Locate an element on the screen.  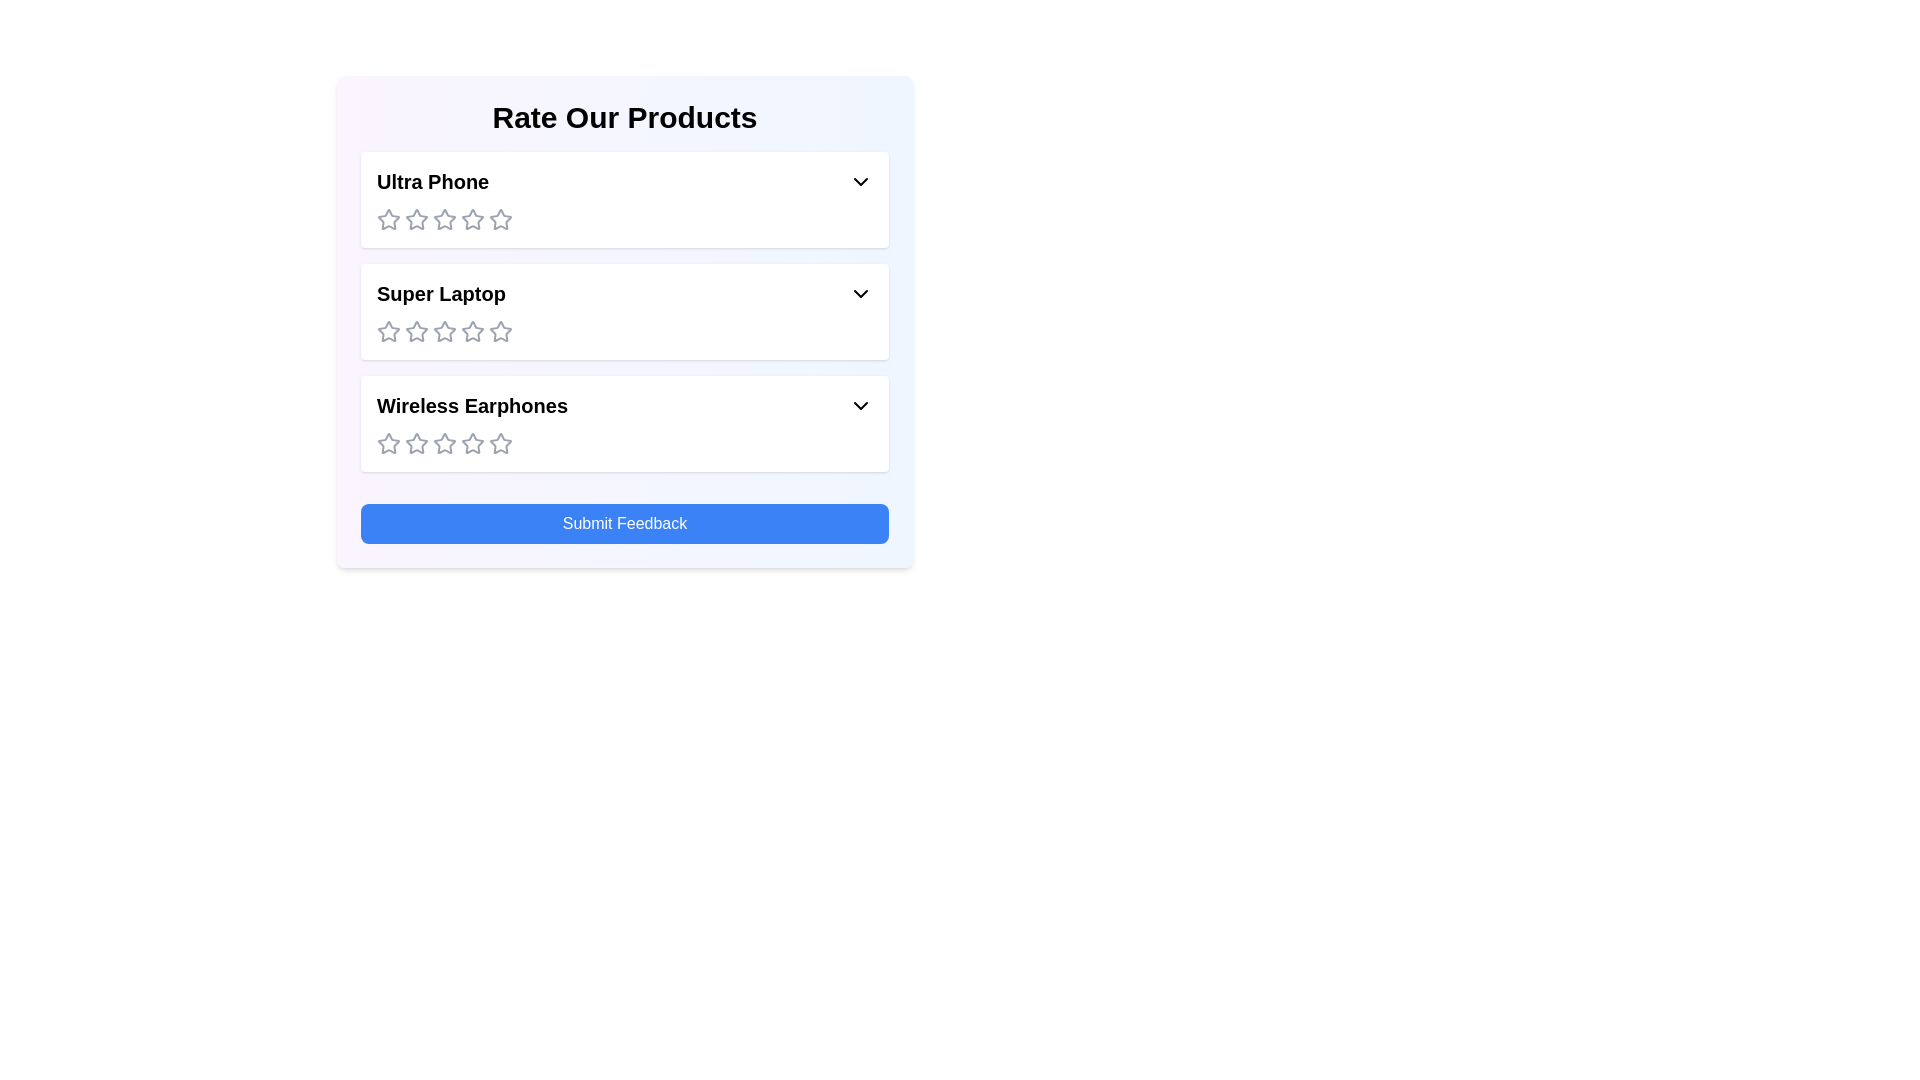
the rating for the product 'Ultra Phone' to 4 stars is located at coordinates (472, 219).